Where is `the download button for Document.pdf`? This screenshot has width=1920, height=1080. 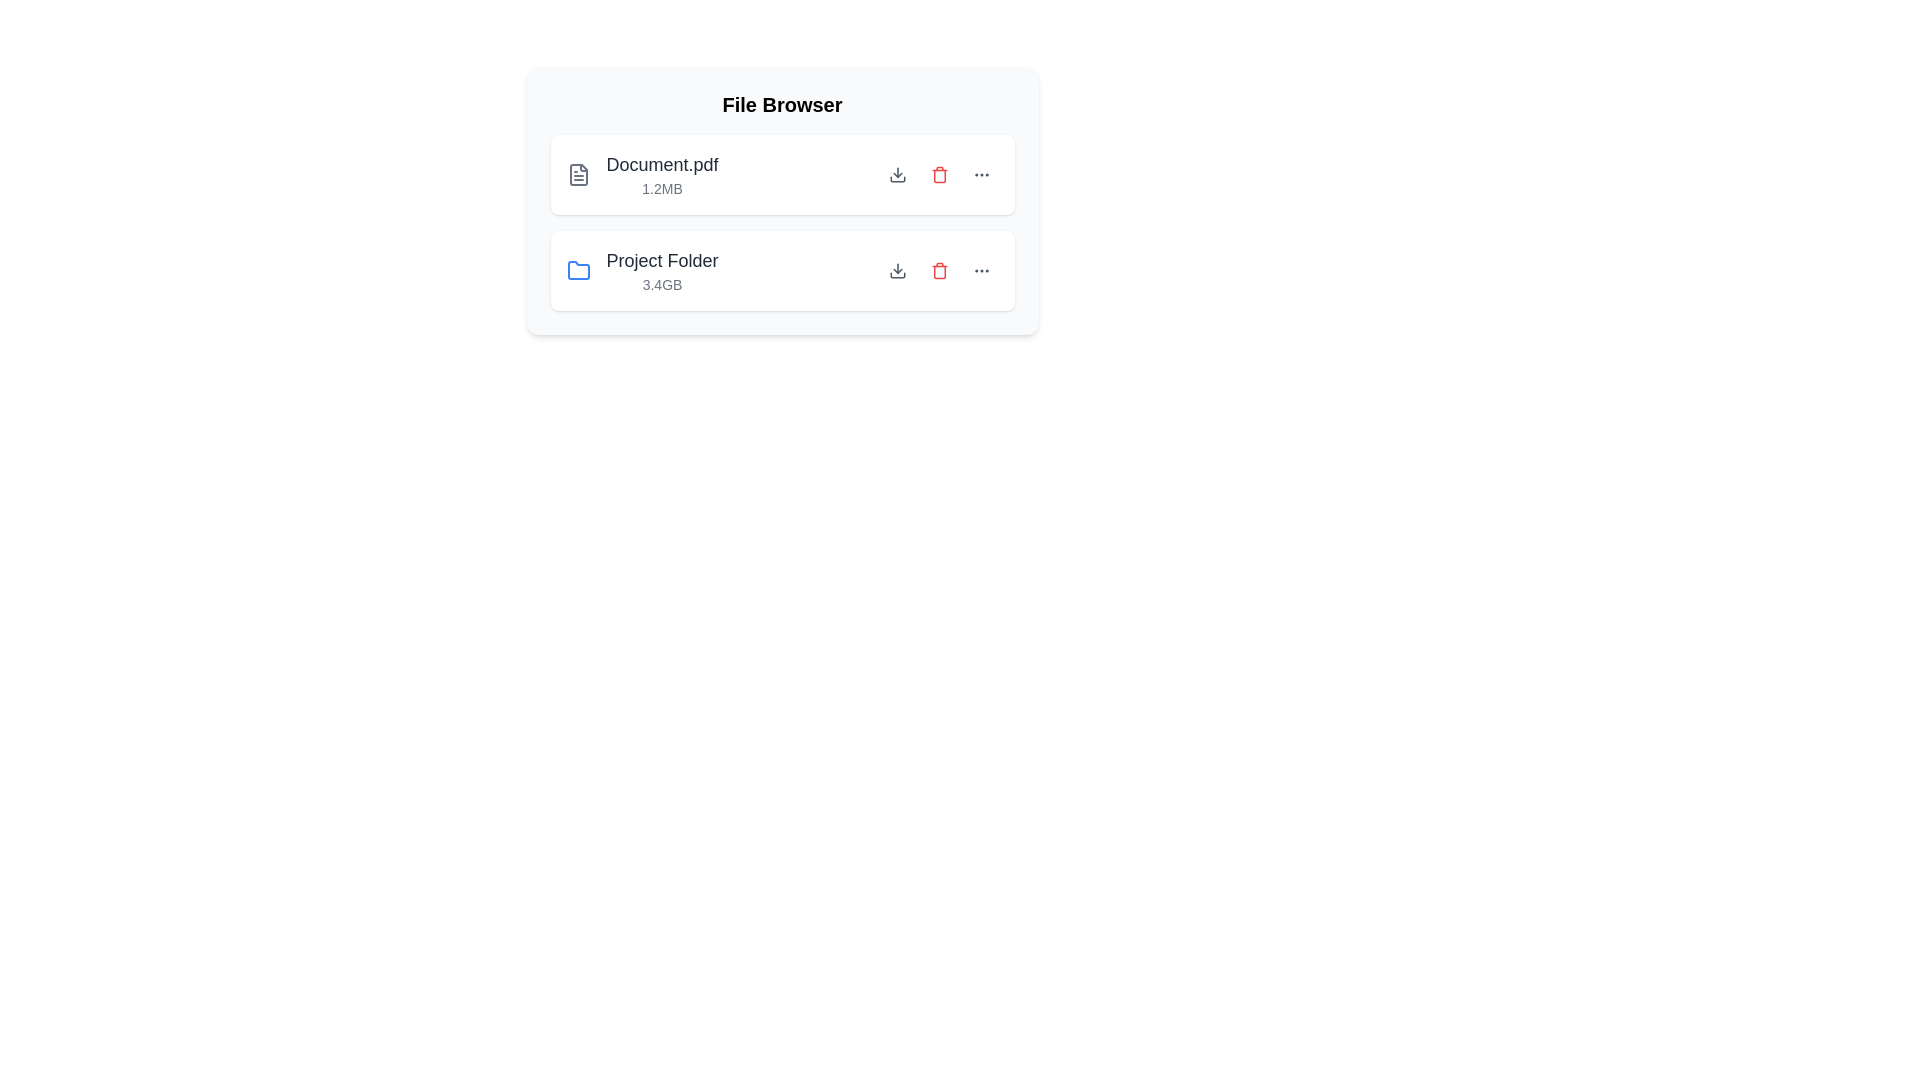 the download button for Document.pdf is located at coordinates (896, 173).